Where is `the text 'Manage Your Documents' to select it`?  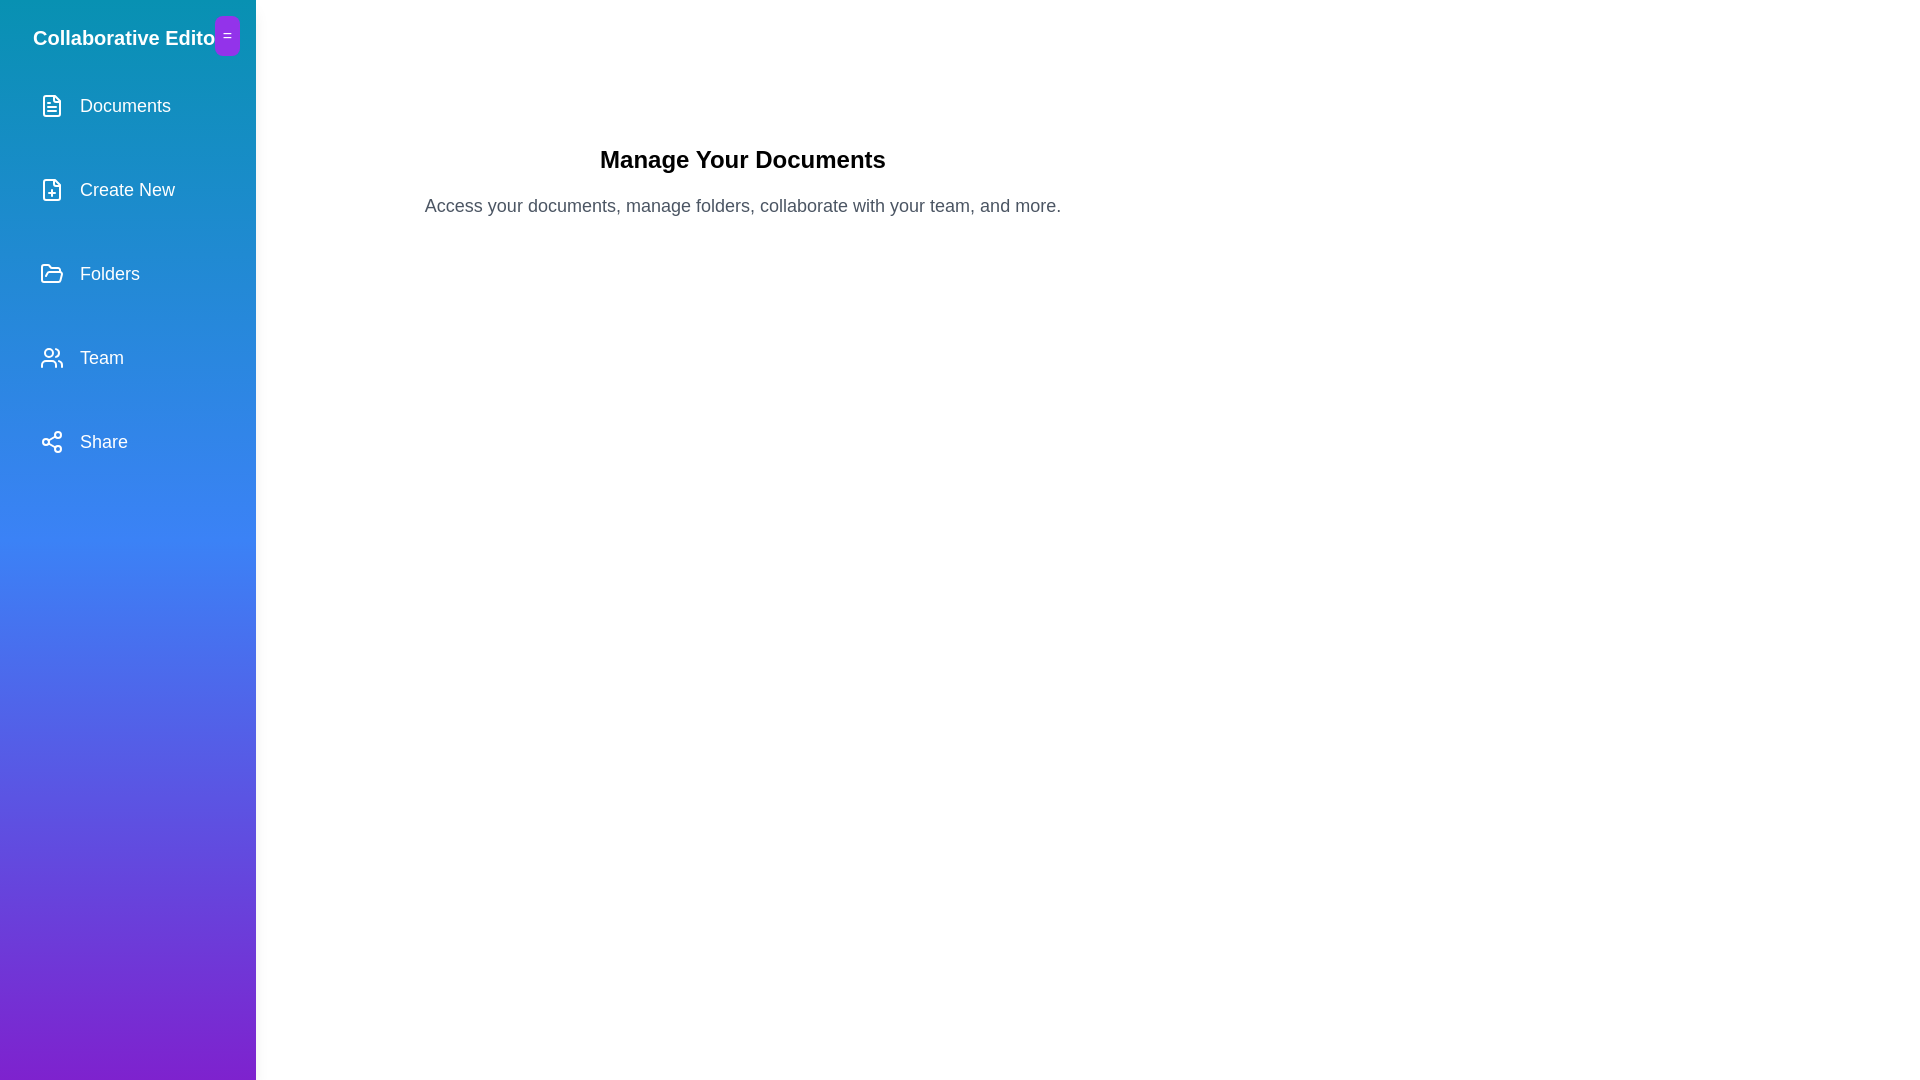 the text 'Manage Your Documents' to select it is located at coordinates (742, 158).